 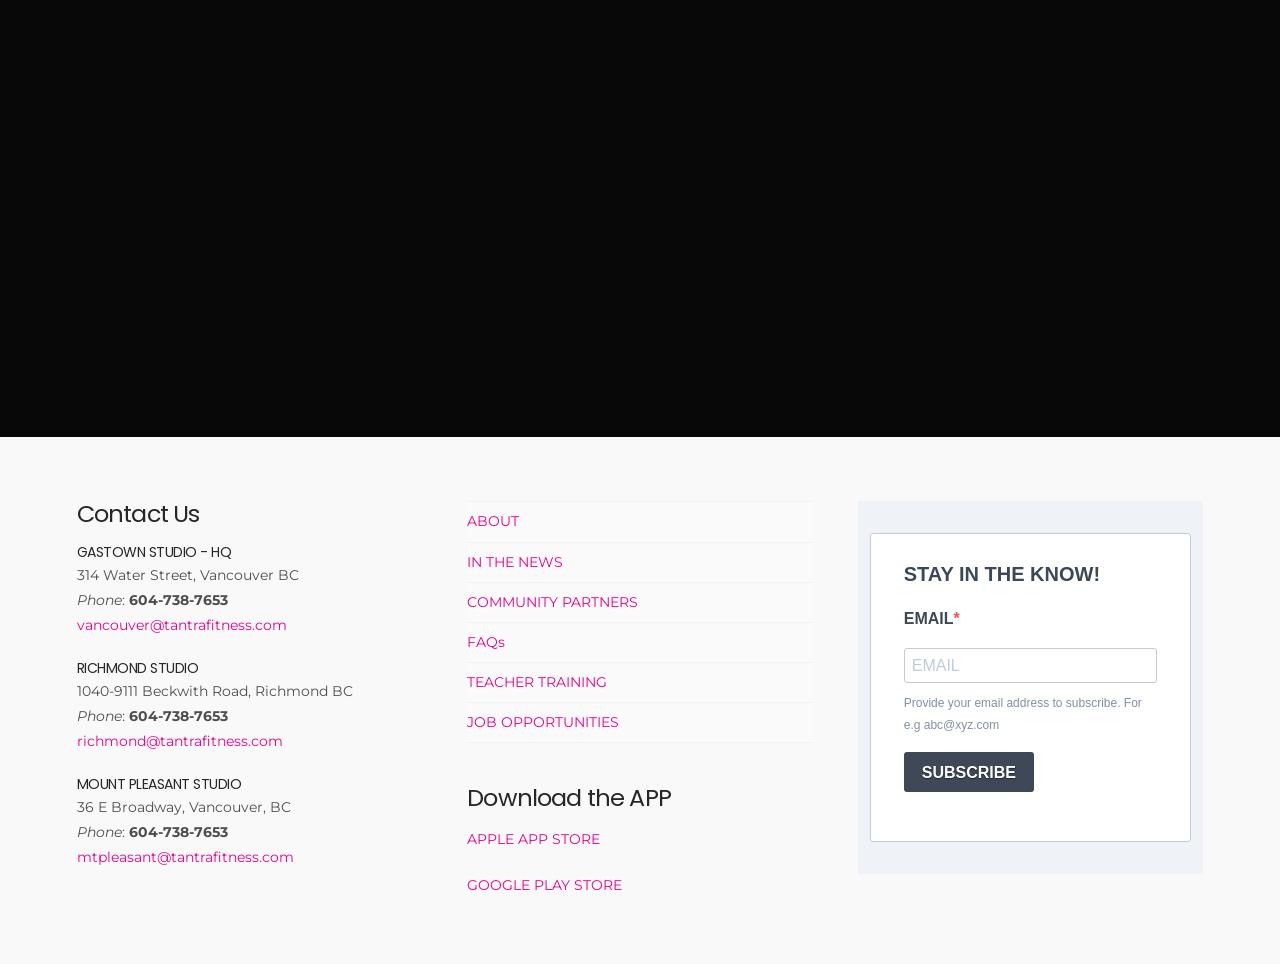 I want to click on 'APPLE APP STORE', so click(x=533, y=837).